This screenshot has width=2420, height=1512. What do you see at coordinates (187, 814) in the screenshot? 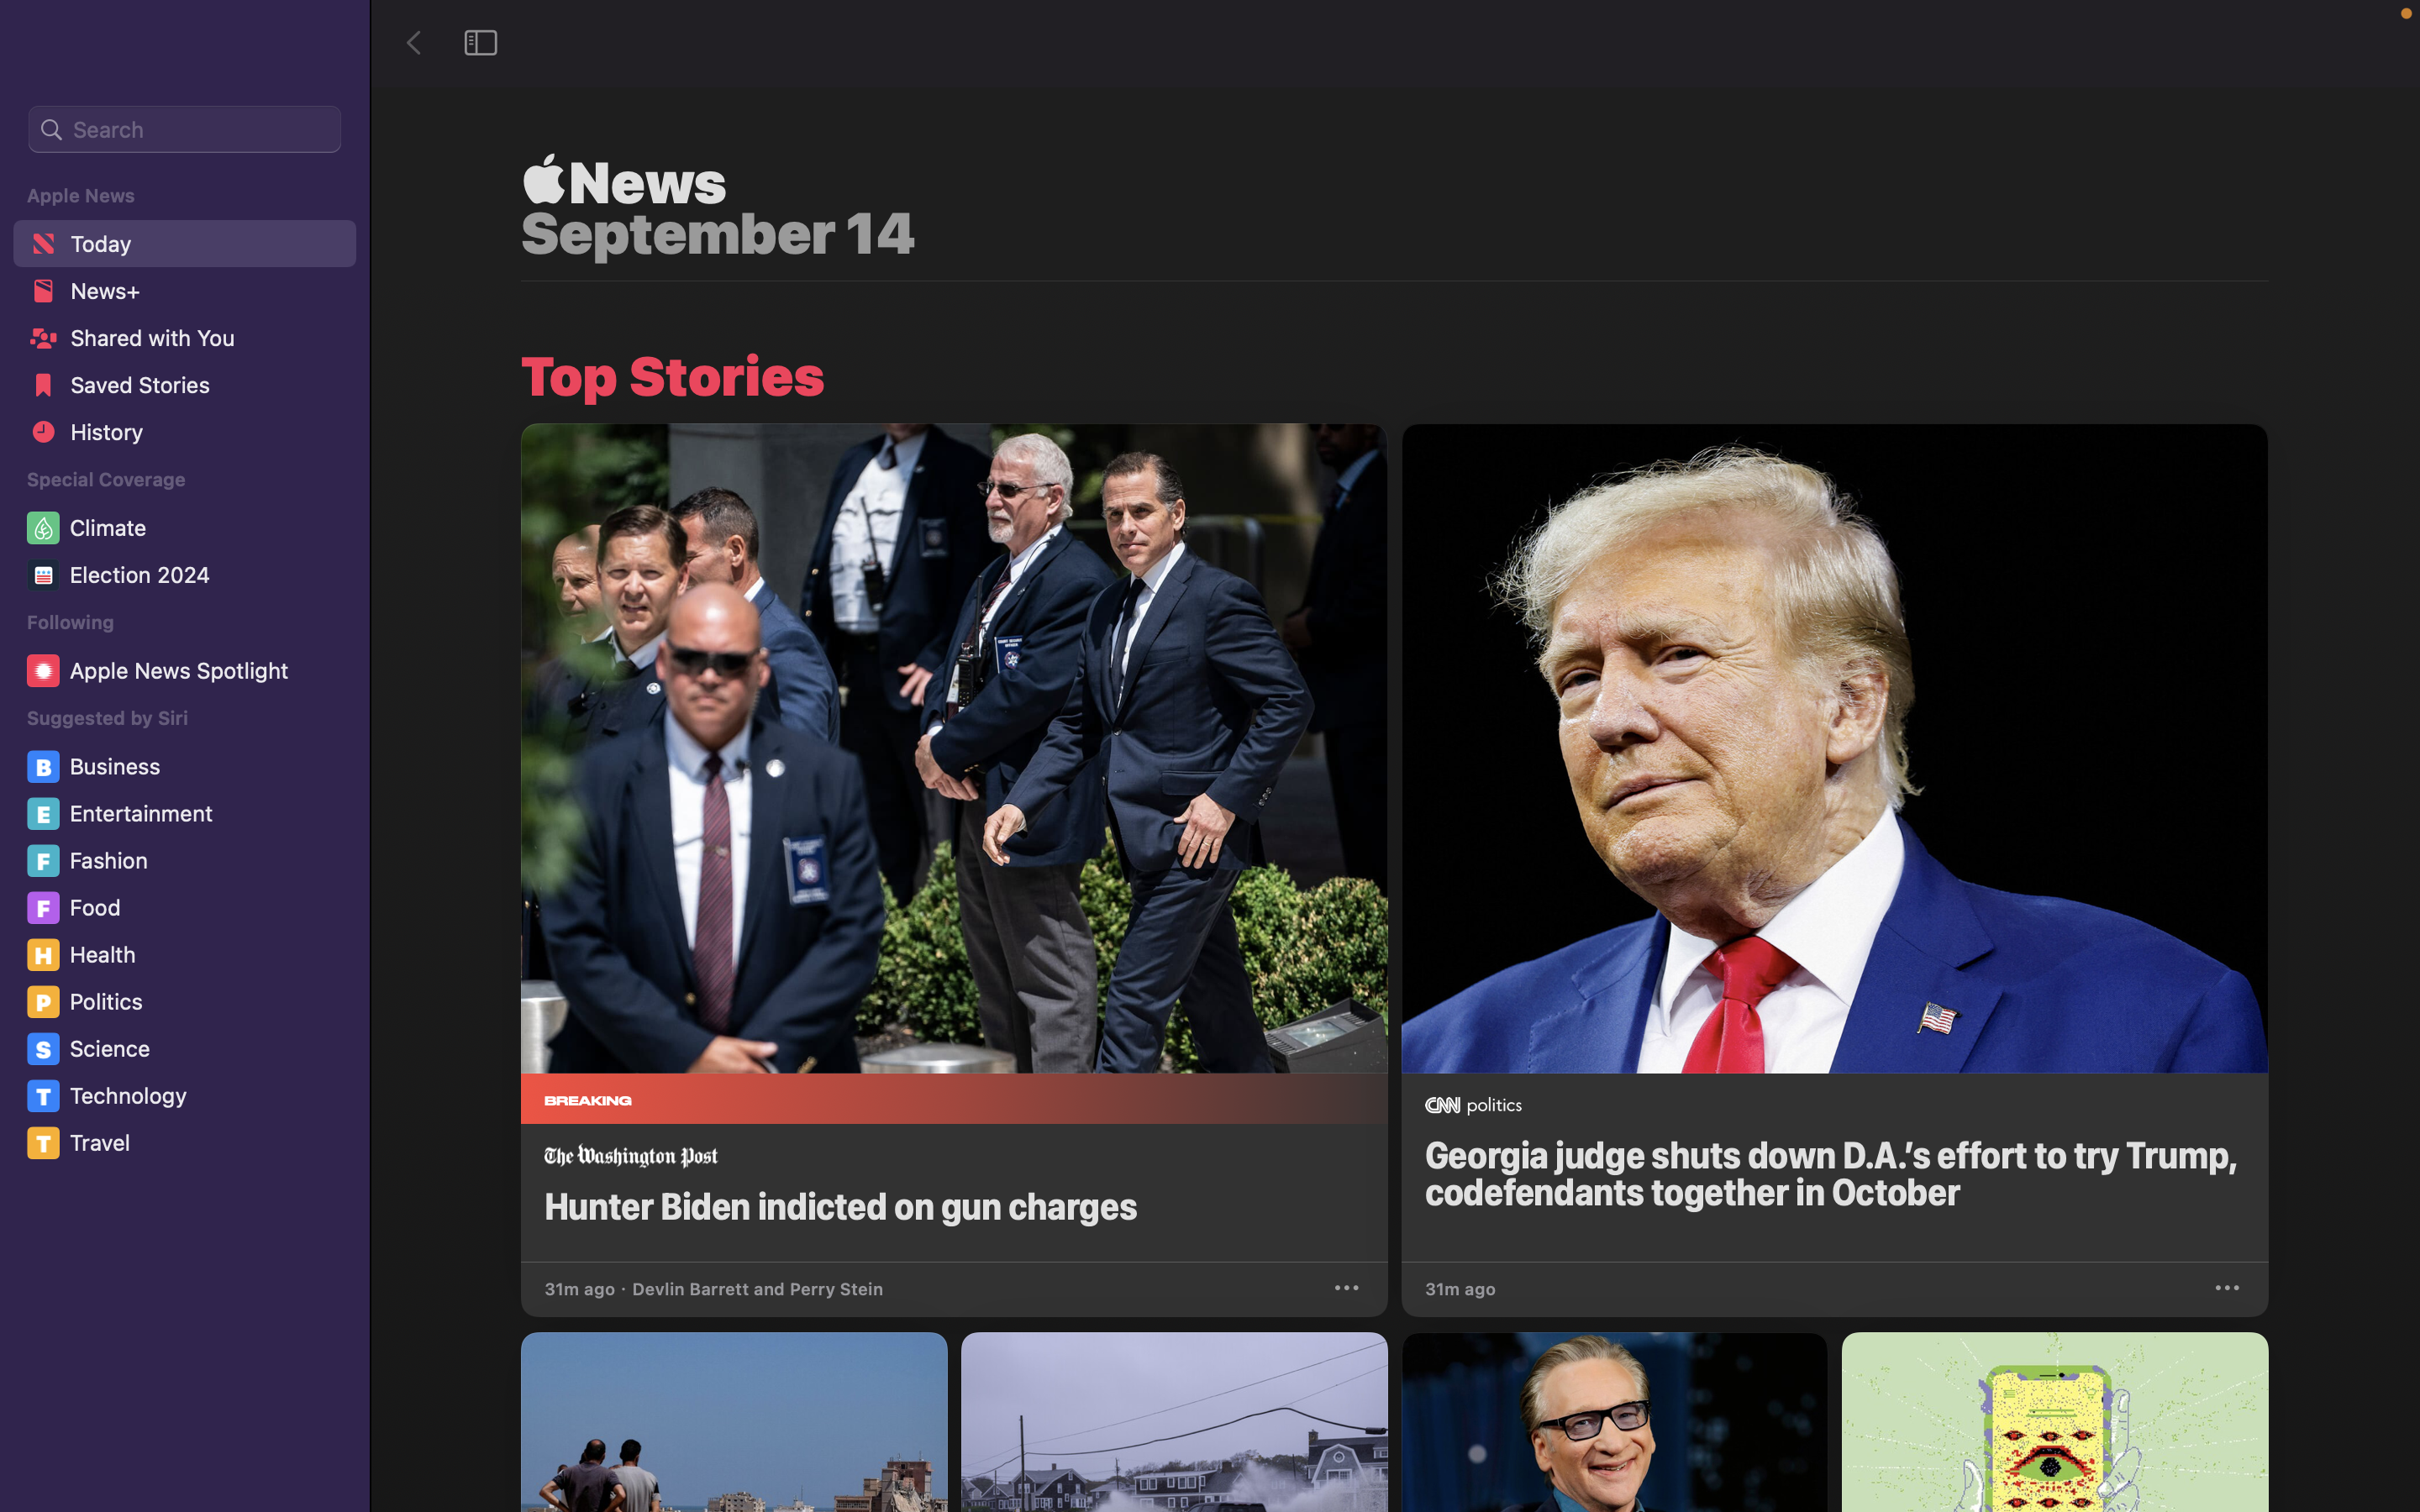
I see `Navigate and select the "Entertainment" category` at bounding box center [187, 814].